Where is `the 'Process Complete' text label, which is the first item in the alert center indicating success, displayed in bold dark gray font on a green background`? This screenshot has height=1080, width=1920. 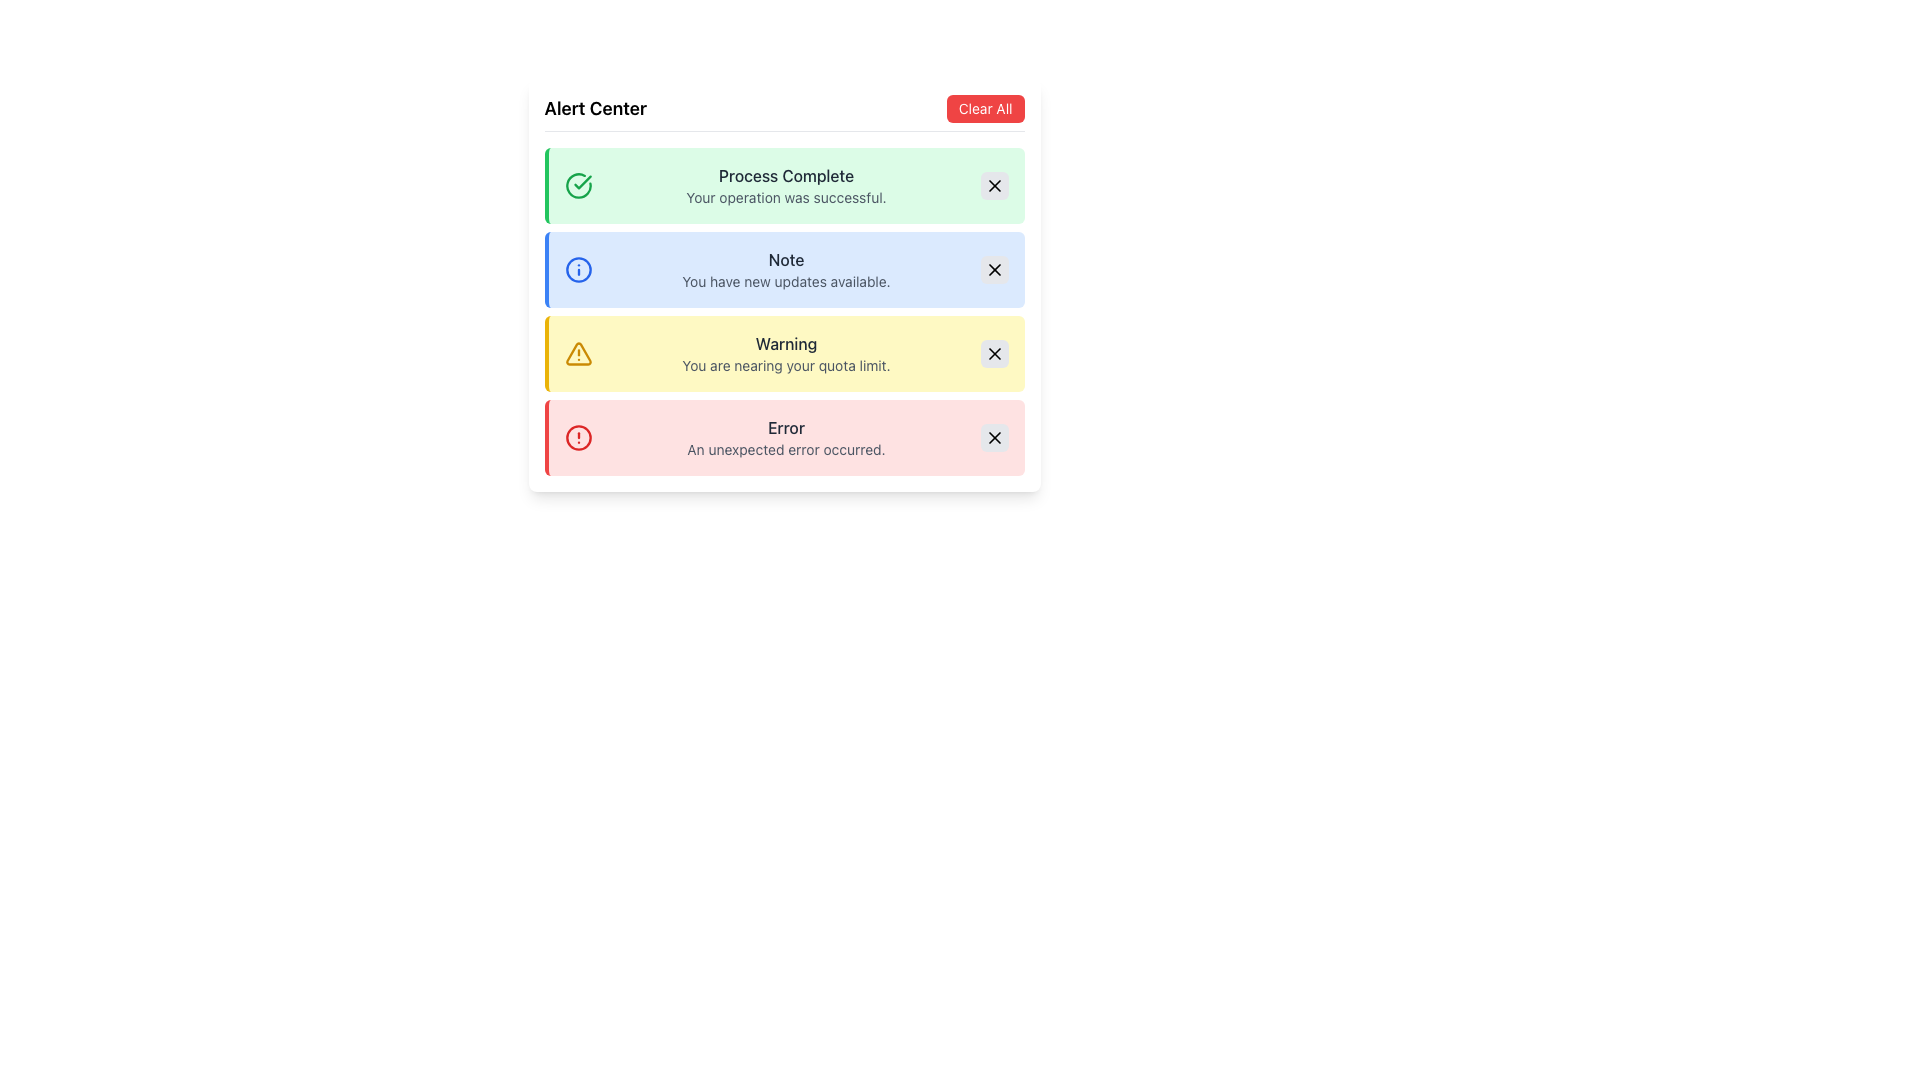 the 'Process Complete' text label, which is the first item in the alert center indicating success, displayed in bold dark gray font on a green background is located at coordinates (785, 175).